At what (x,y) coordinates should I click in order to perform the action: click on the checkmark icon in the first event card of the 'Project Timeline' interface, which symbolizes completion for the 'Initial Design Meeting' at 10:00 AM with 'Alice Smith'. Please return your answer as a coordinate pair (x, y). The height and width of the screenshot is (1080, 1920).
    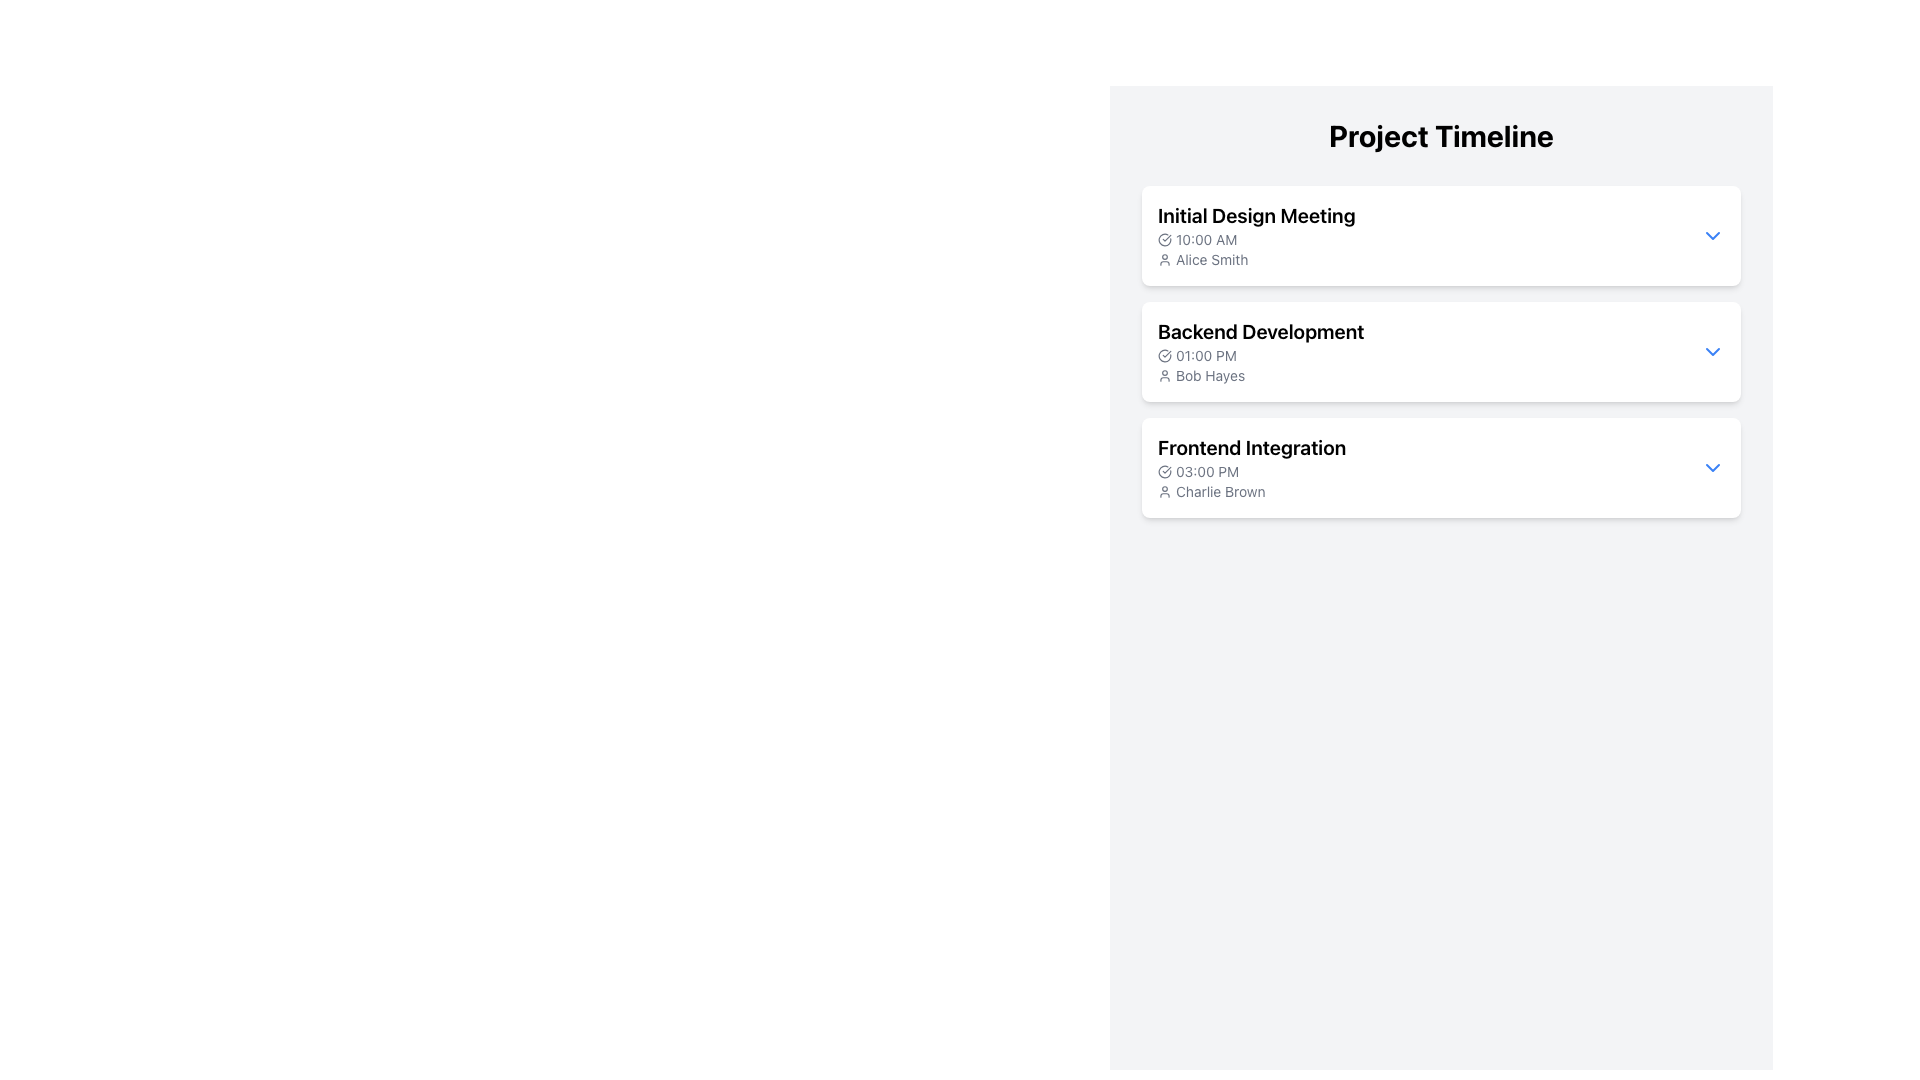
    Looking at the image, I should click on (1165, 238).